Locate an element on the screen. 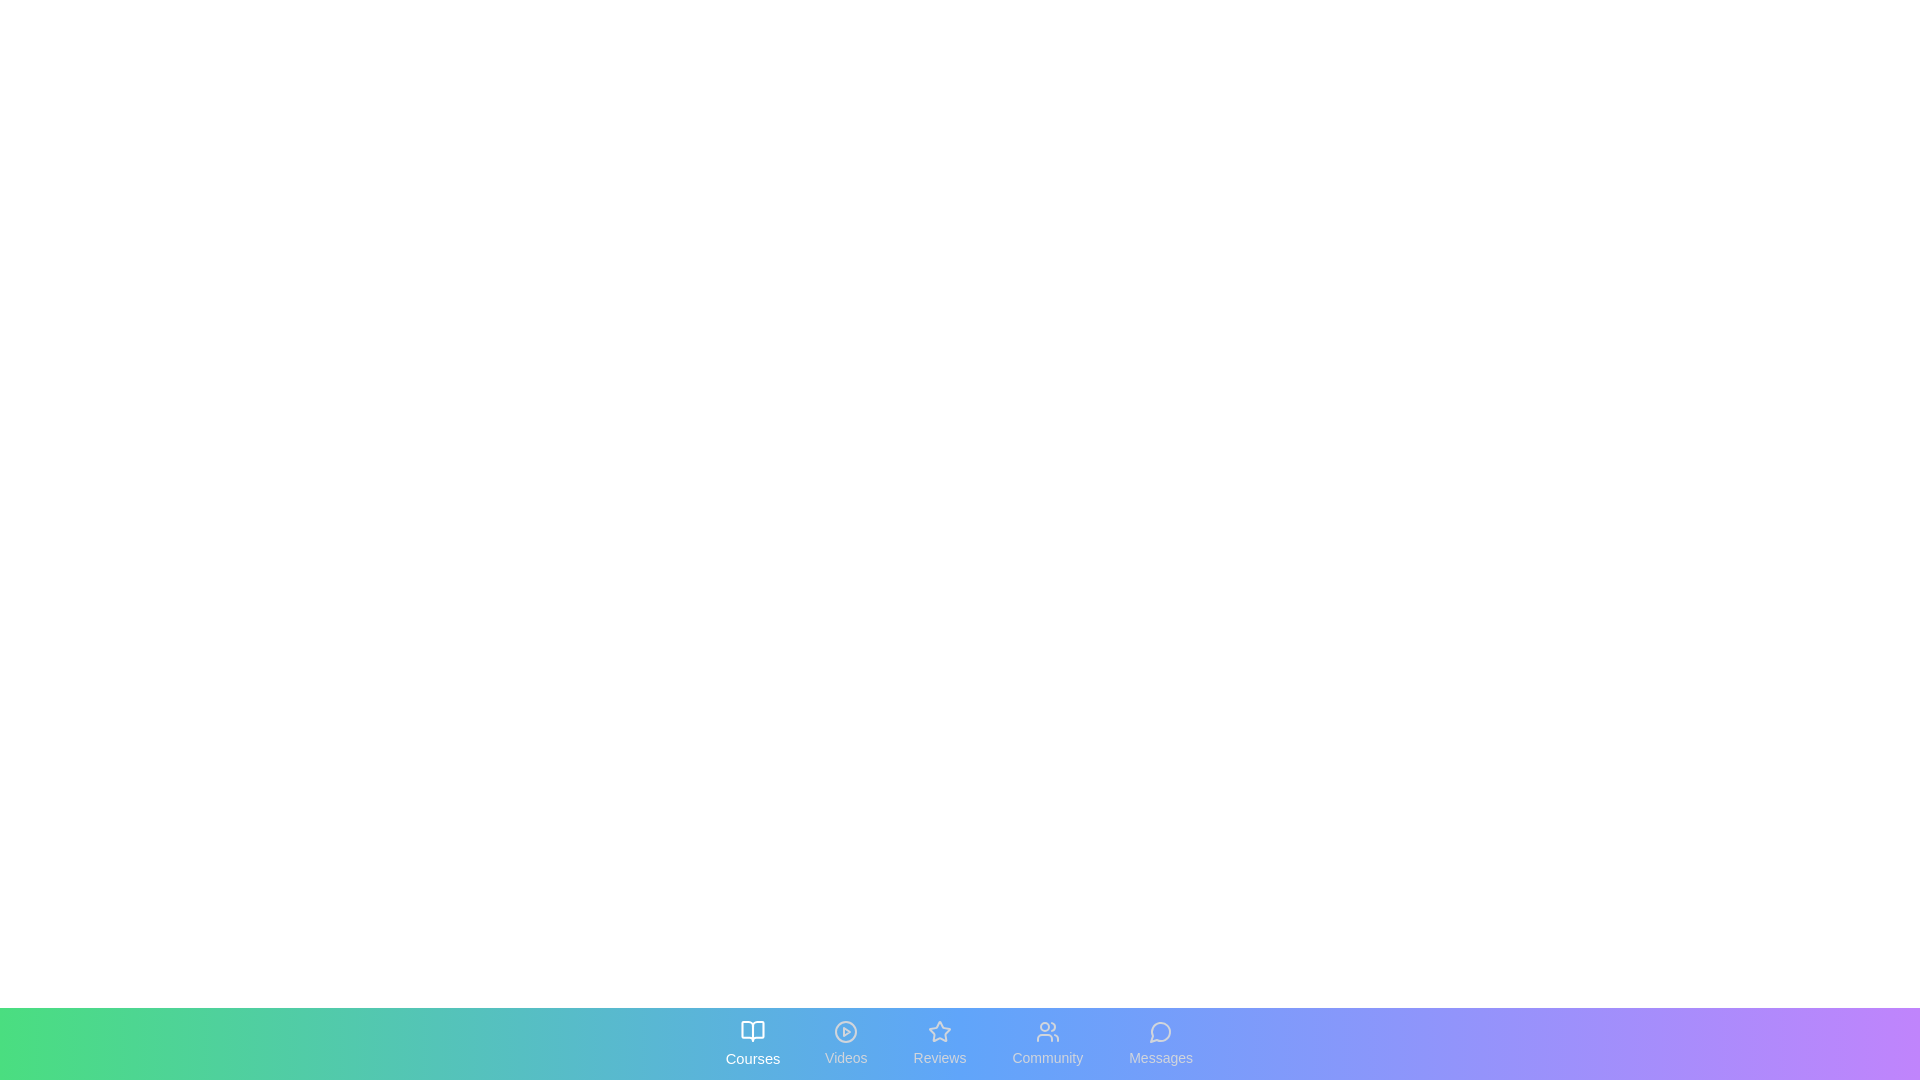 The width and height of the screenshot is (1920, 1080). the tab labeled Messages to reveal its interactive state is located at coordinates (1161, 1043).